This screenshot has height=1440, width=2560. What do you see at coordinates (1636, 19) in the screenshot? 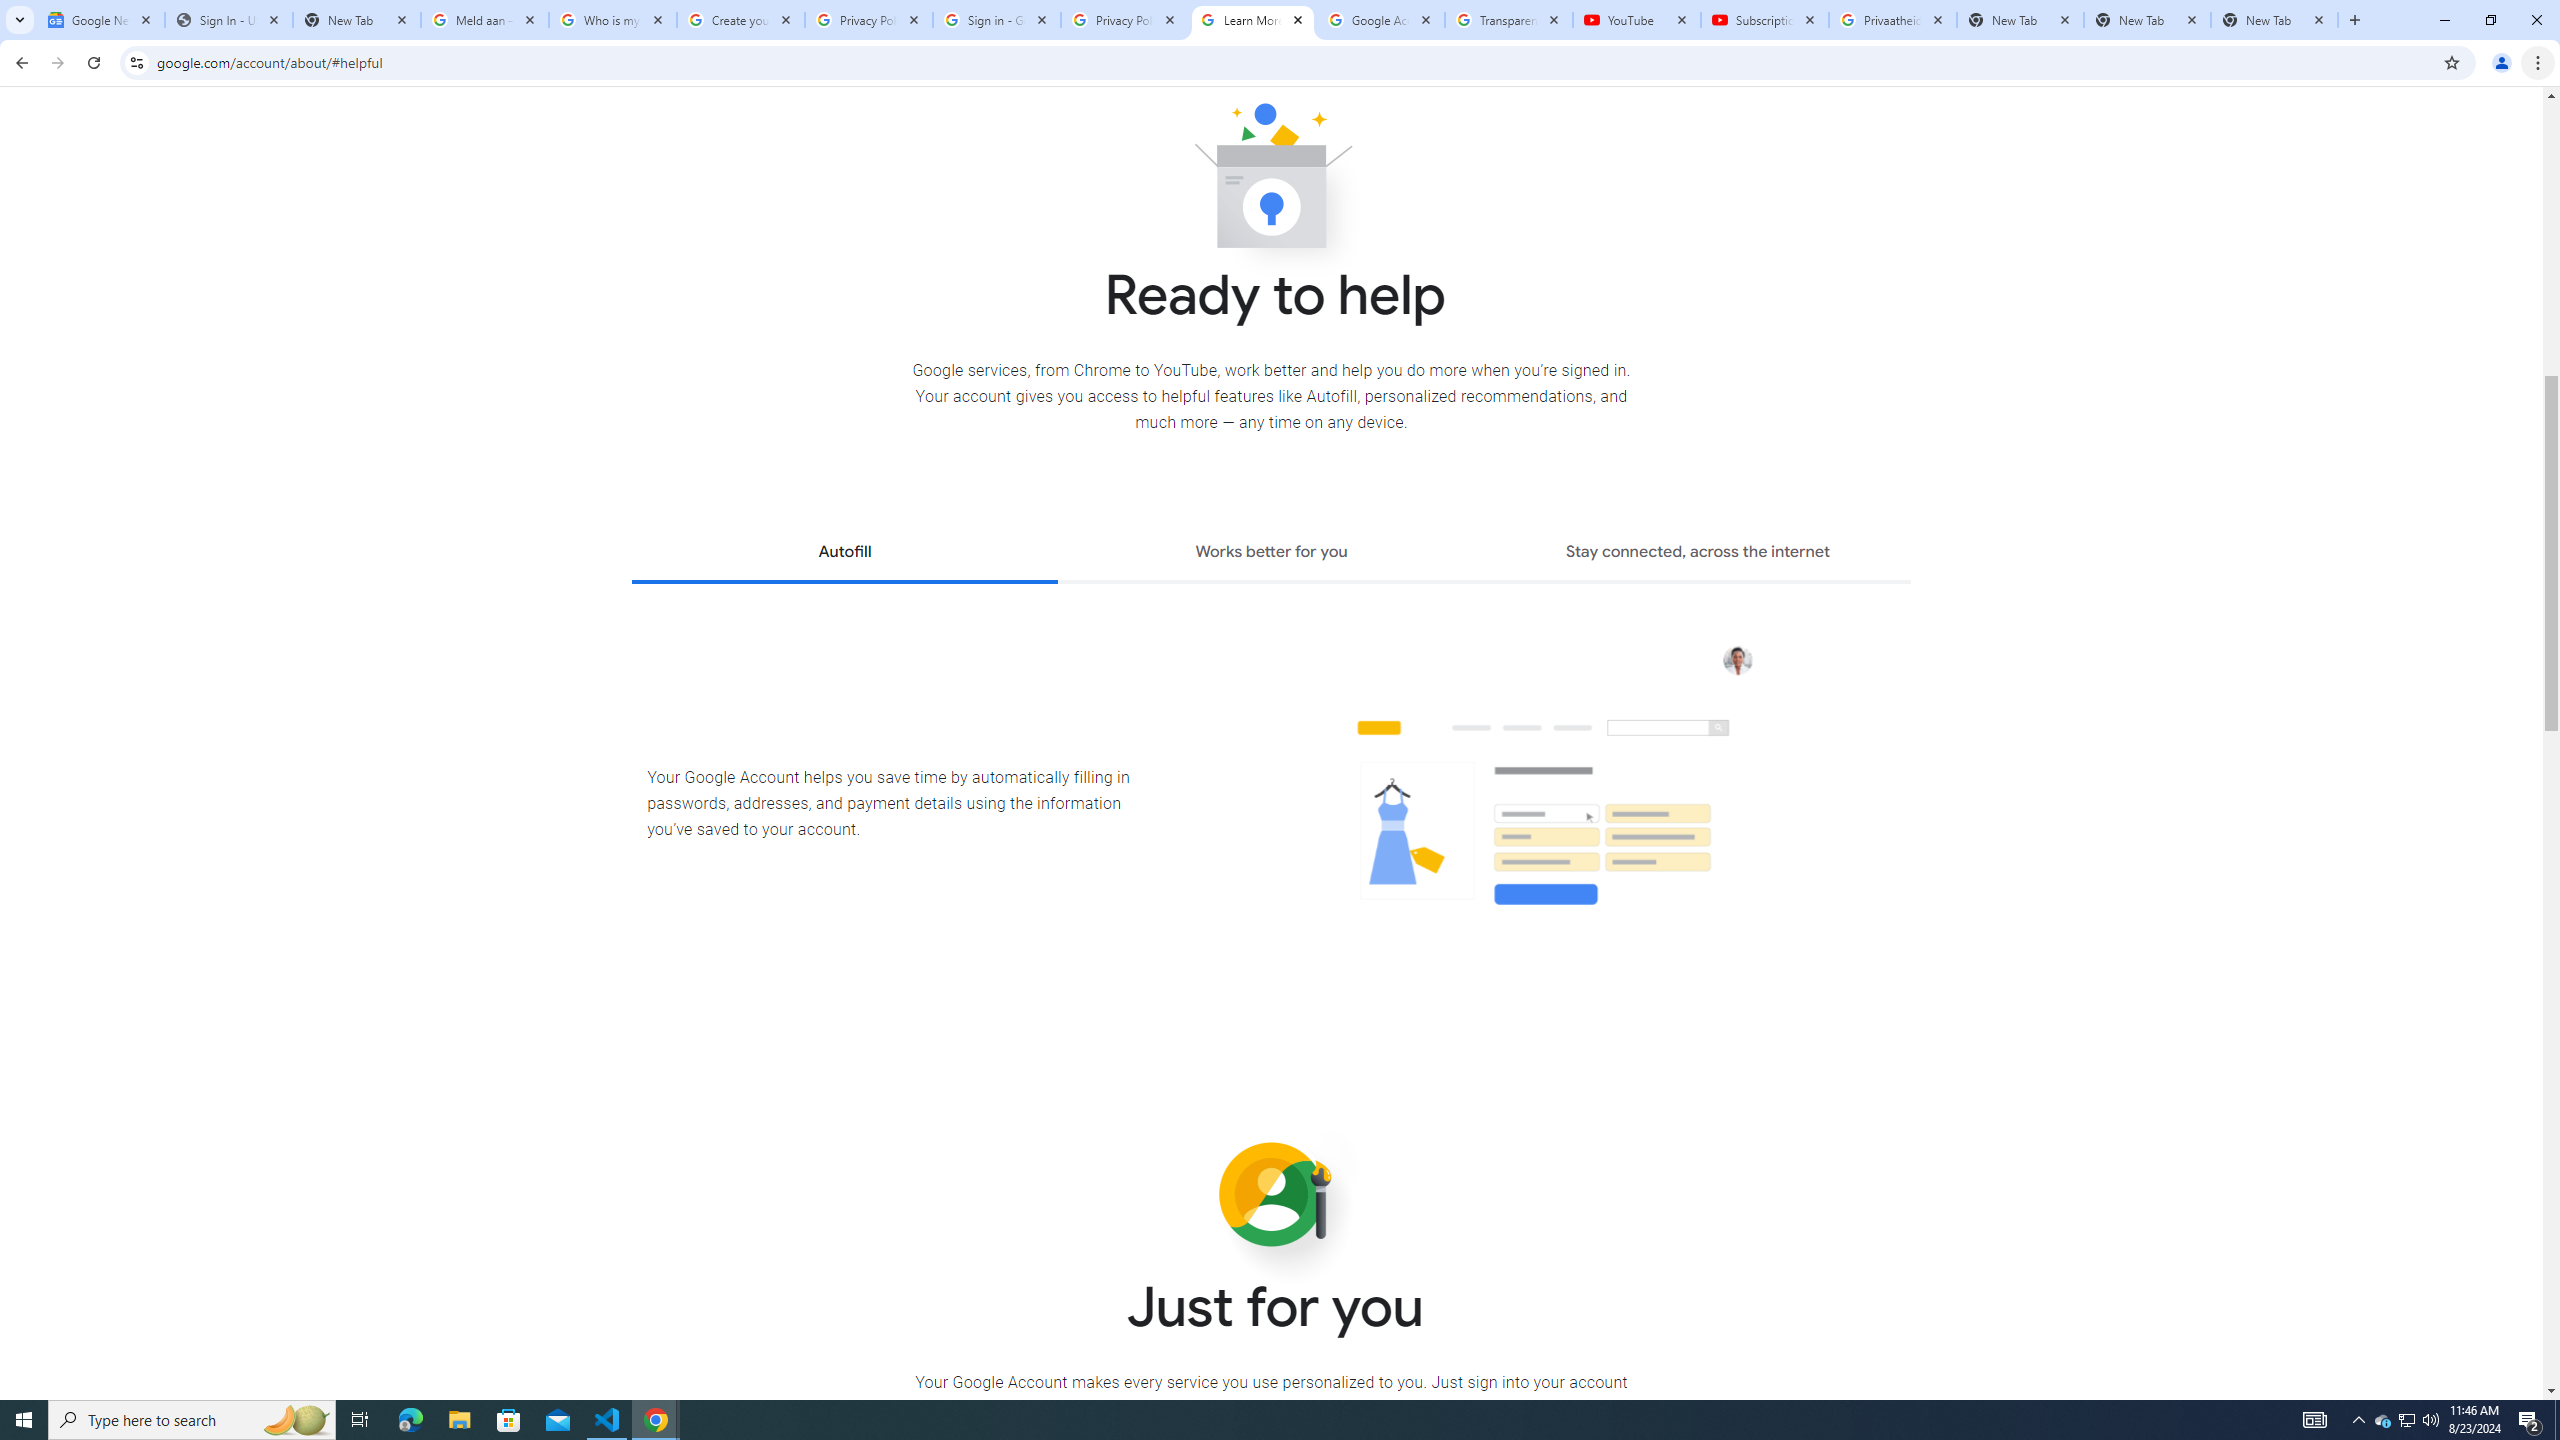
I see `'YouTube'` at bounding box center [1636, 19].